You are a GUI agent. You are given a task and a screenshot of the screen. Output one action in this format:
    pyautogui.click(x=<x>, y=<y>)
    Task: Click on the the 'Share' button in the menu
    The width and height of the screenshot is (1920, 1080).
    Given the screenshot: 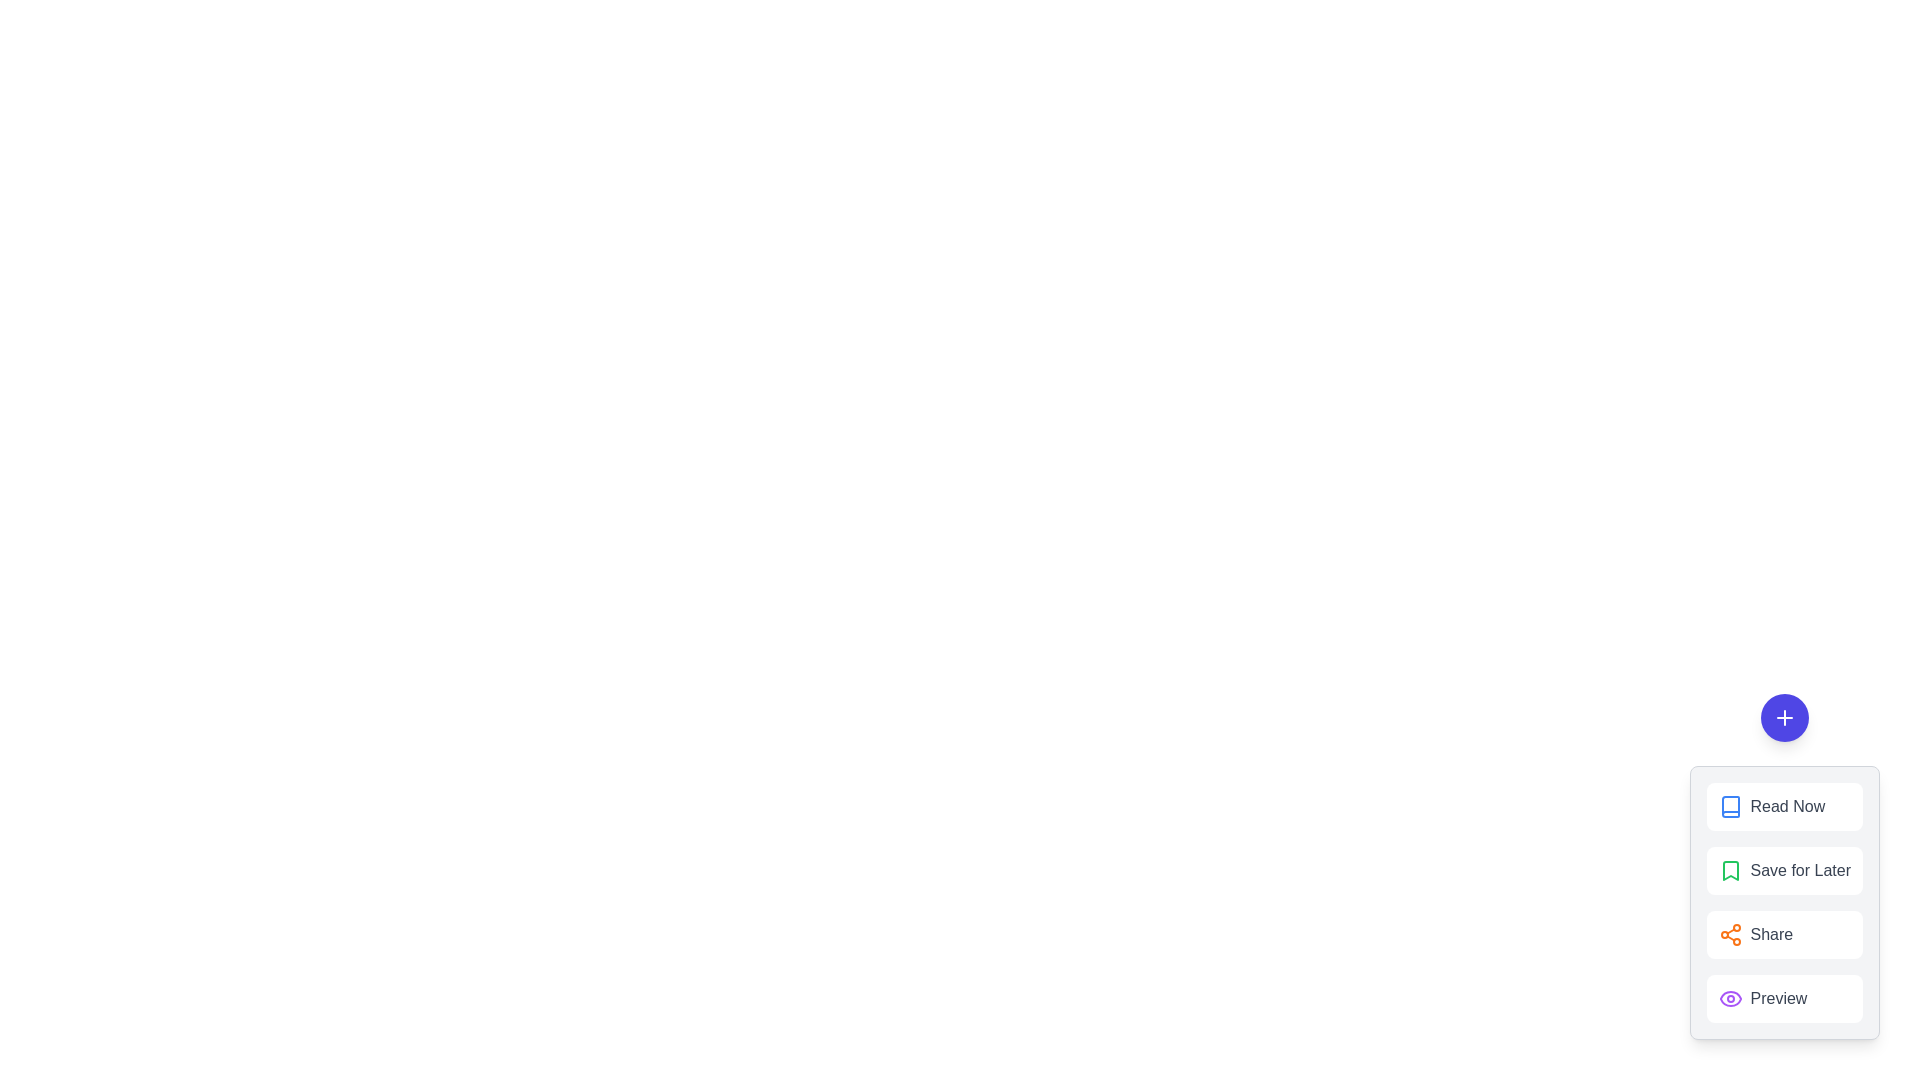 What is the action you would take?
    pyautogui.click(x=1784, y=934)
    